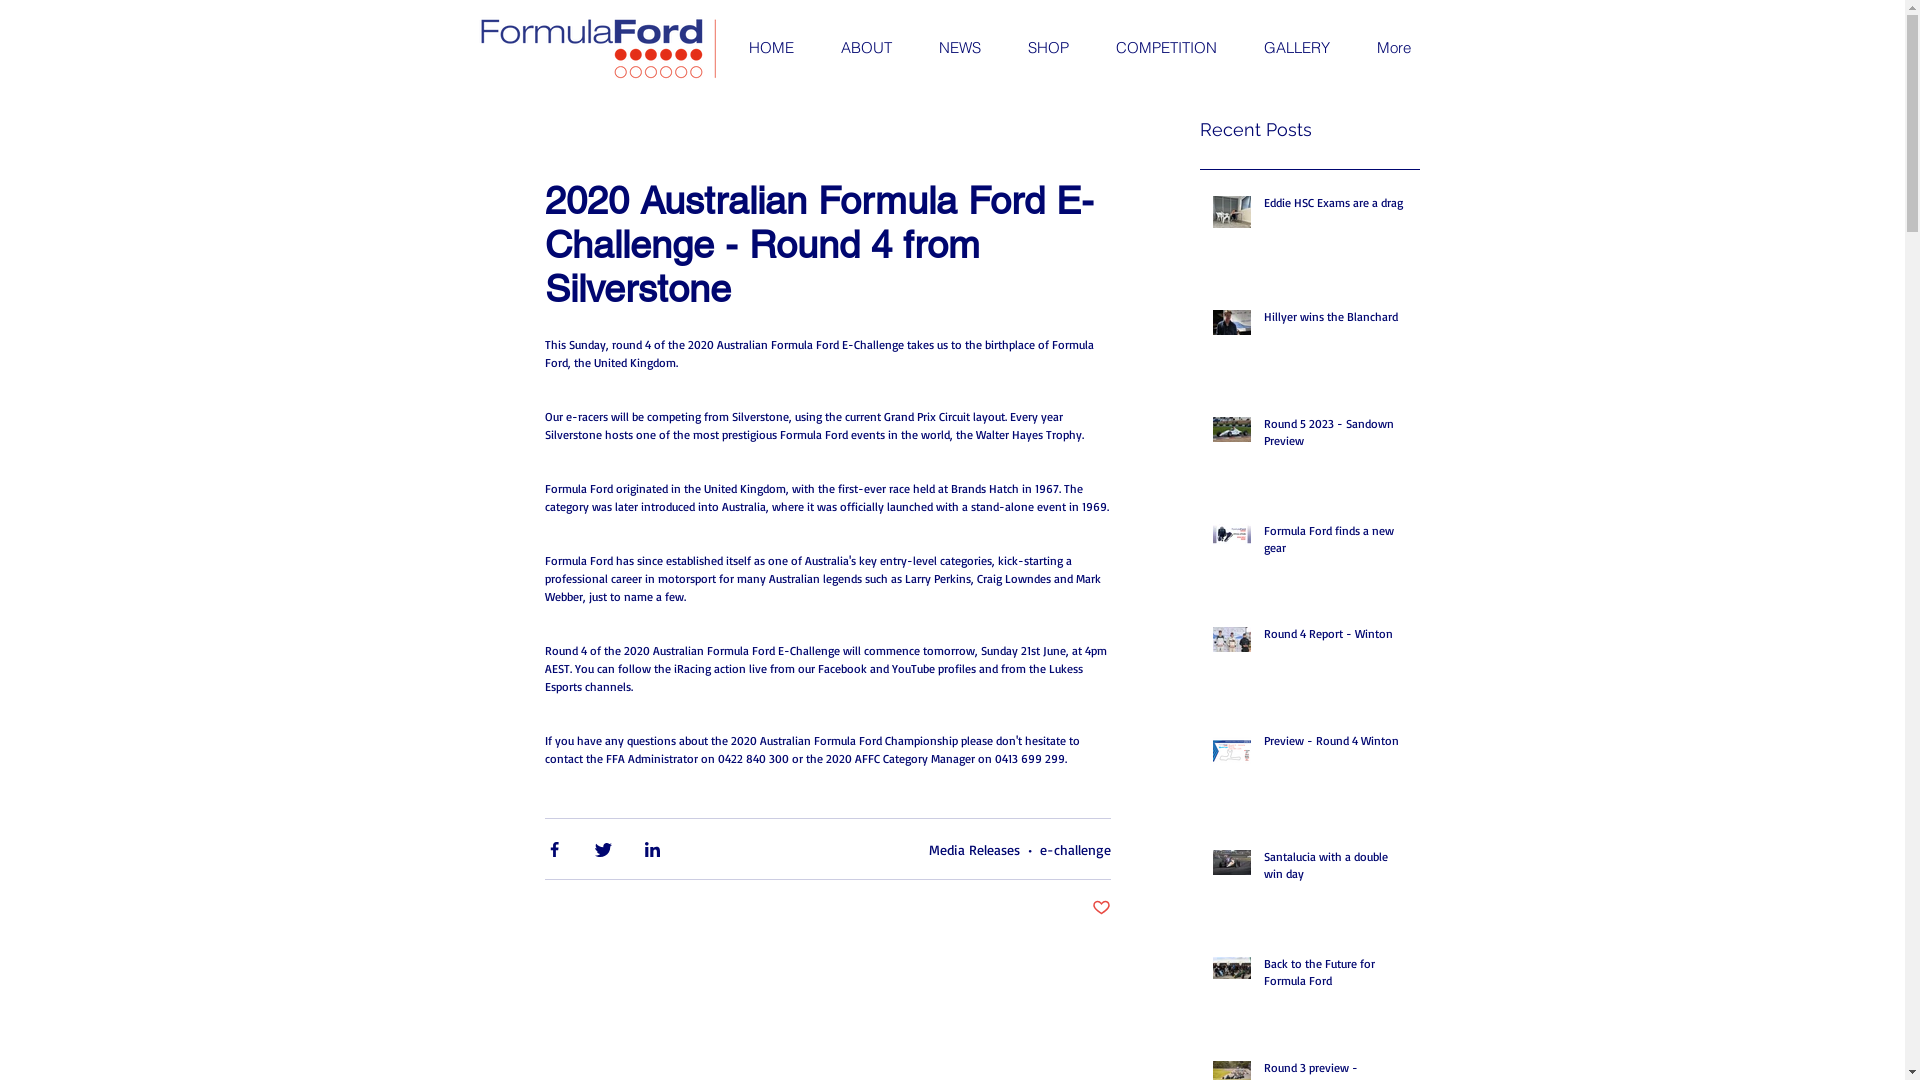 This screenshot has height=1080, width=1920. I want to click on 'HOME', so click(724, 46).